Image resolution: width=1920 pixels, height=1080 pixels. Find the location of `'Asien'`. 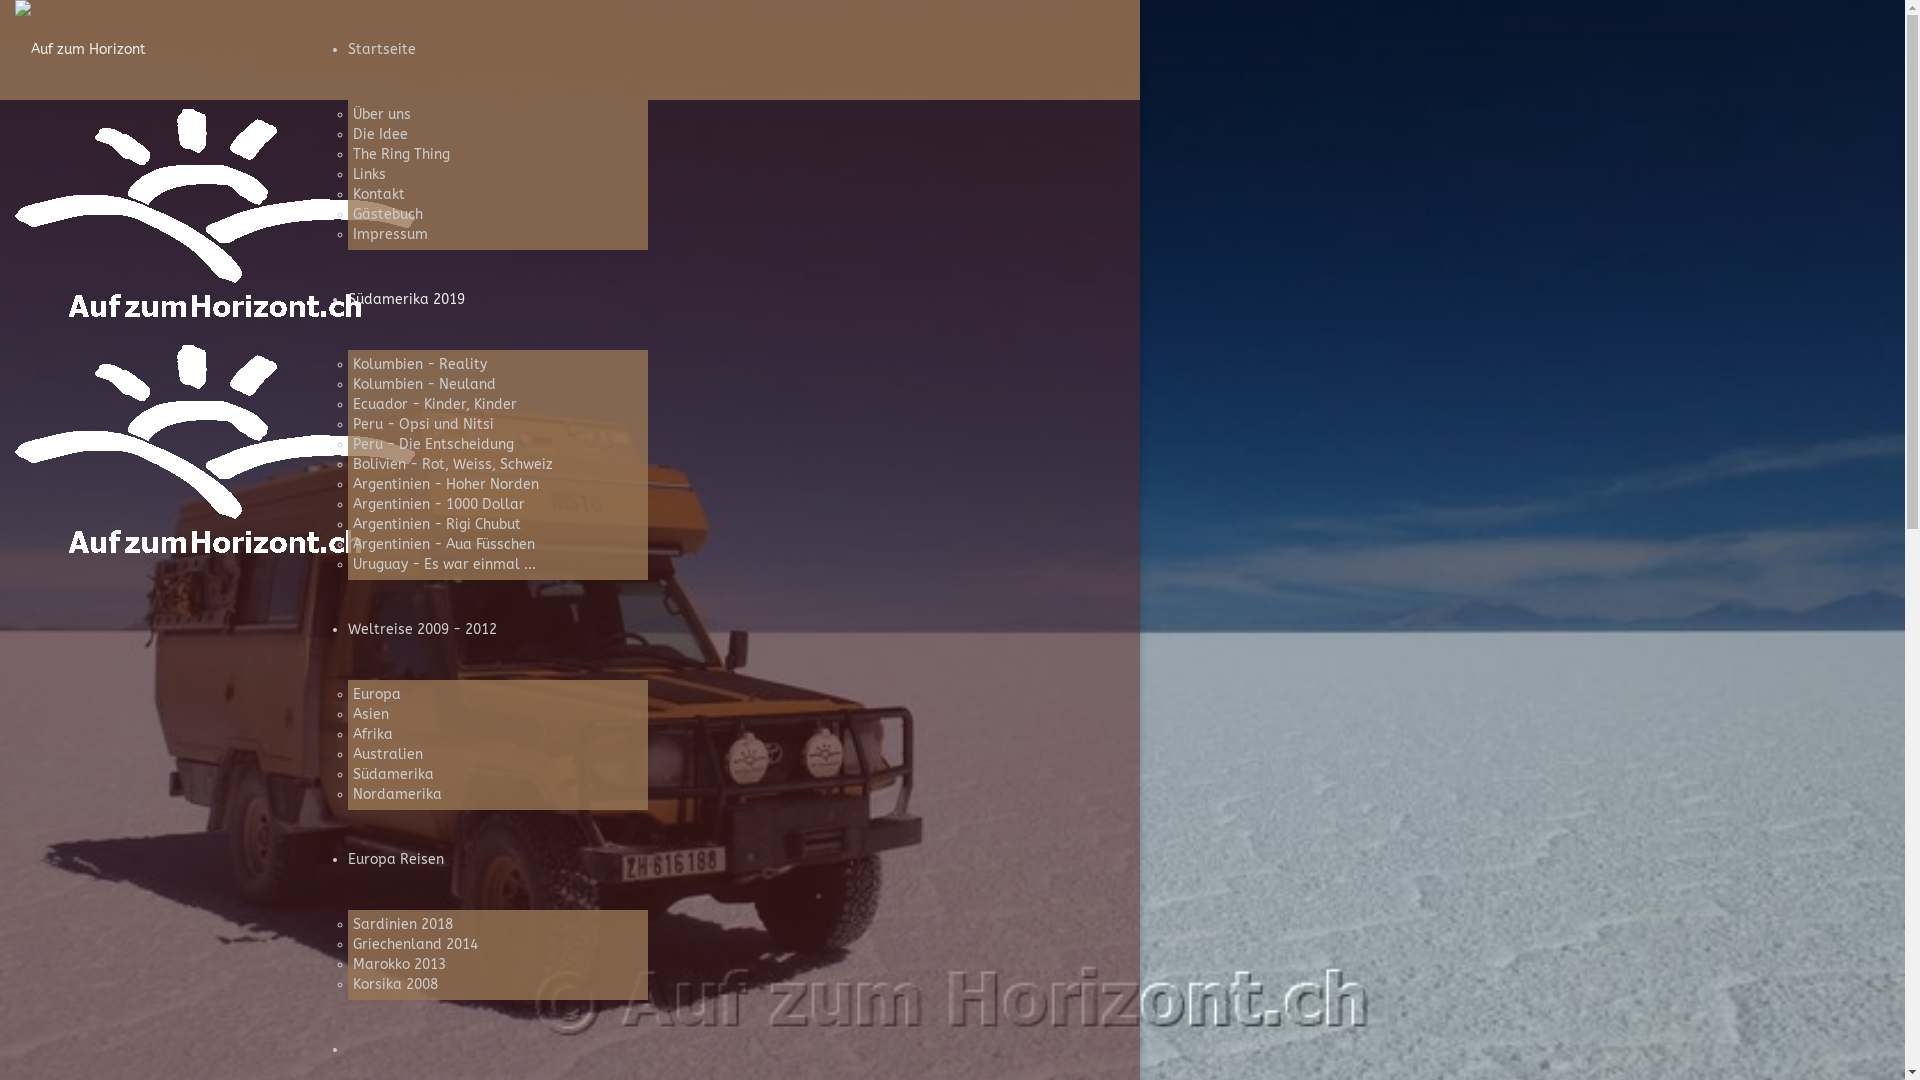

'Asien' is located at coordinates (369, 713).